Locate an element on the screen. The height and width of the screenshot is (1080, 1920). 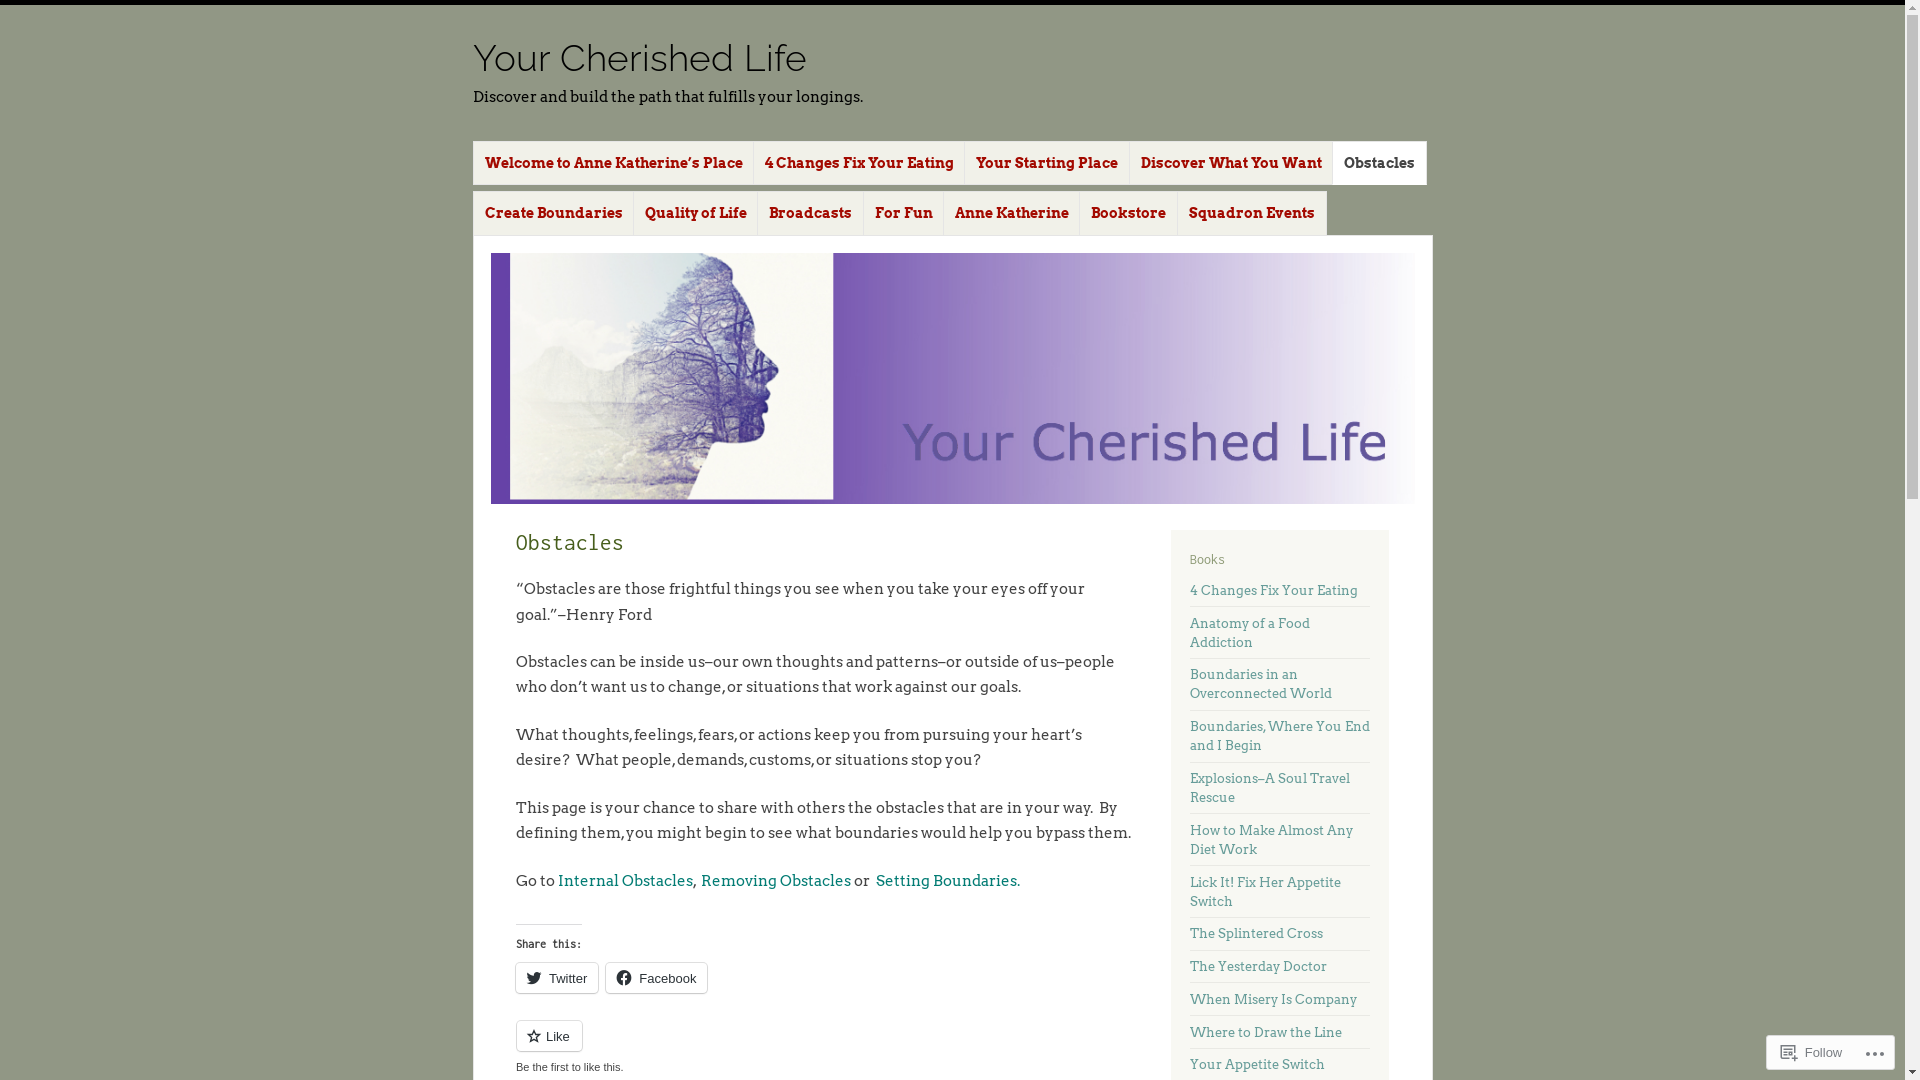
'Like or Reblog' is located at coordinates (823, 1046).